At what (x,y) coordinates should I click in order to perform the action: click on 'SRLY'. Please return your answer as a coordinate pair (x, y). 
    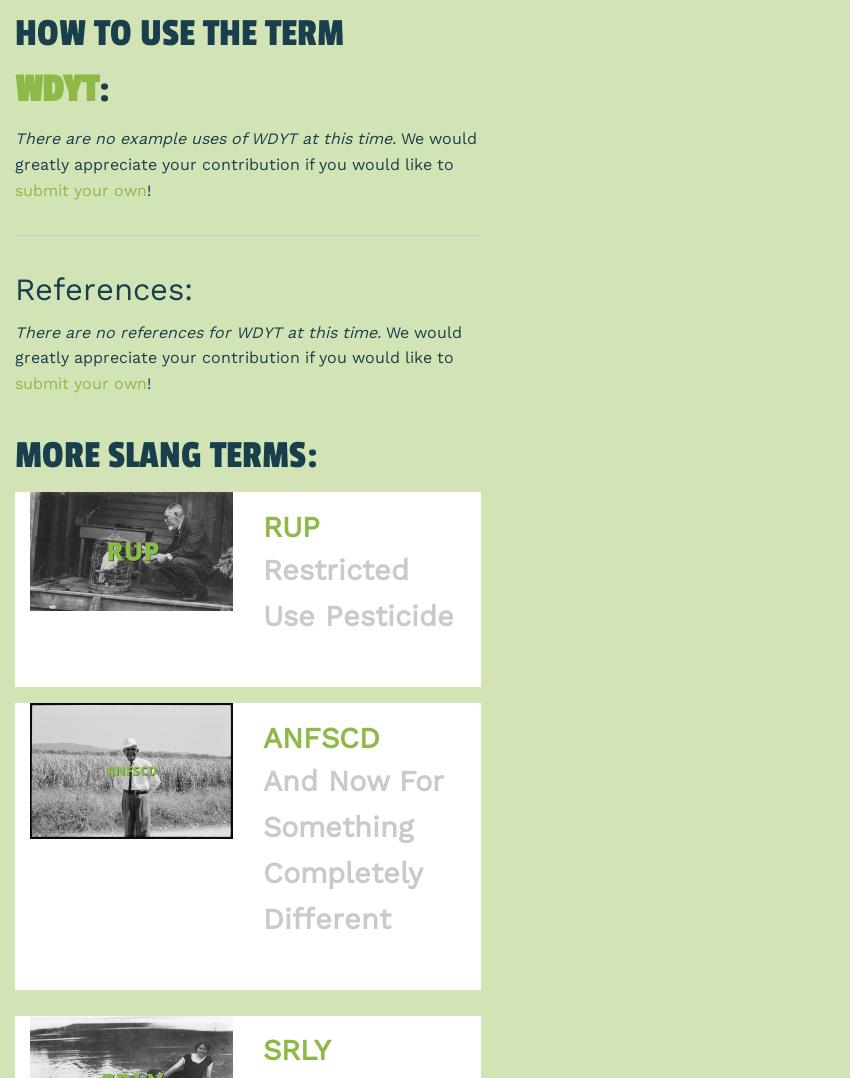
    Looking at the image, I should click on (294, 1049).